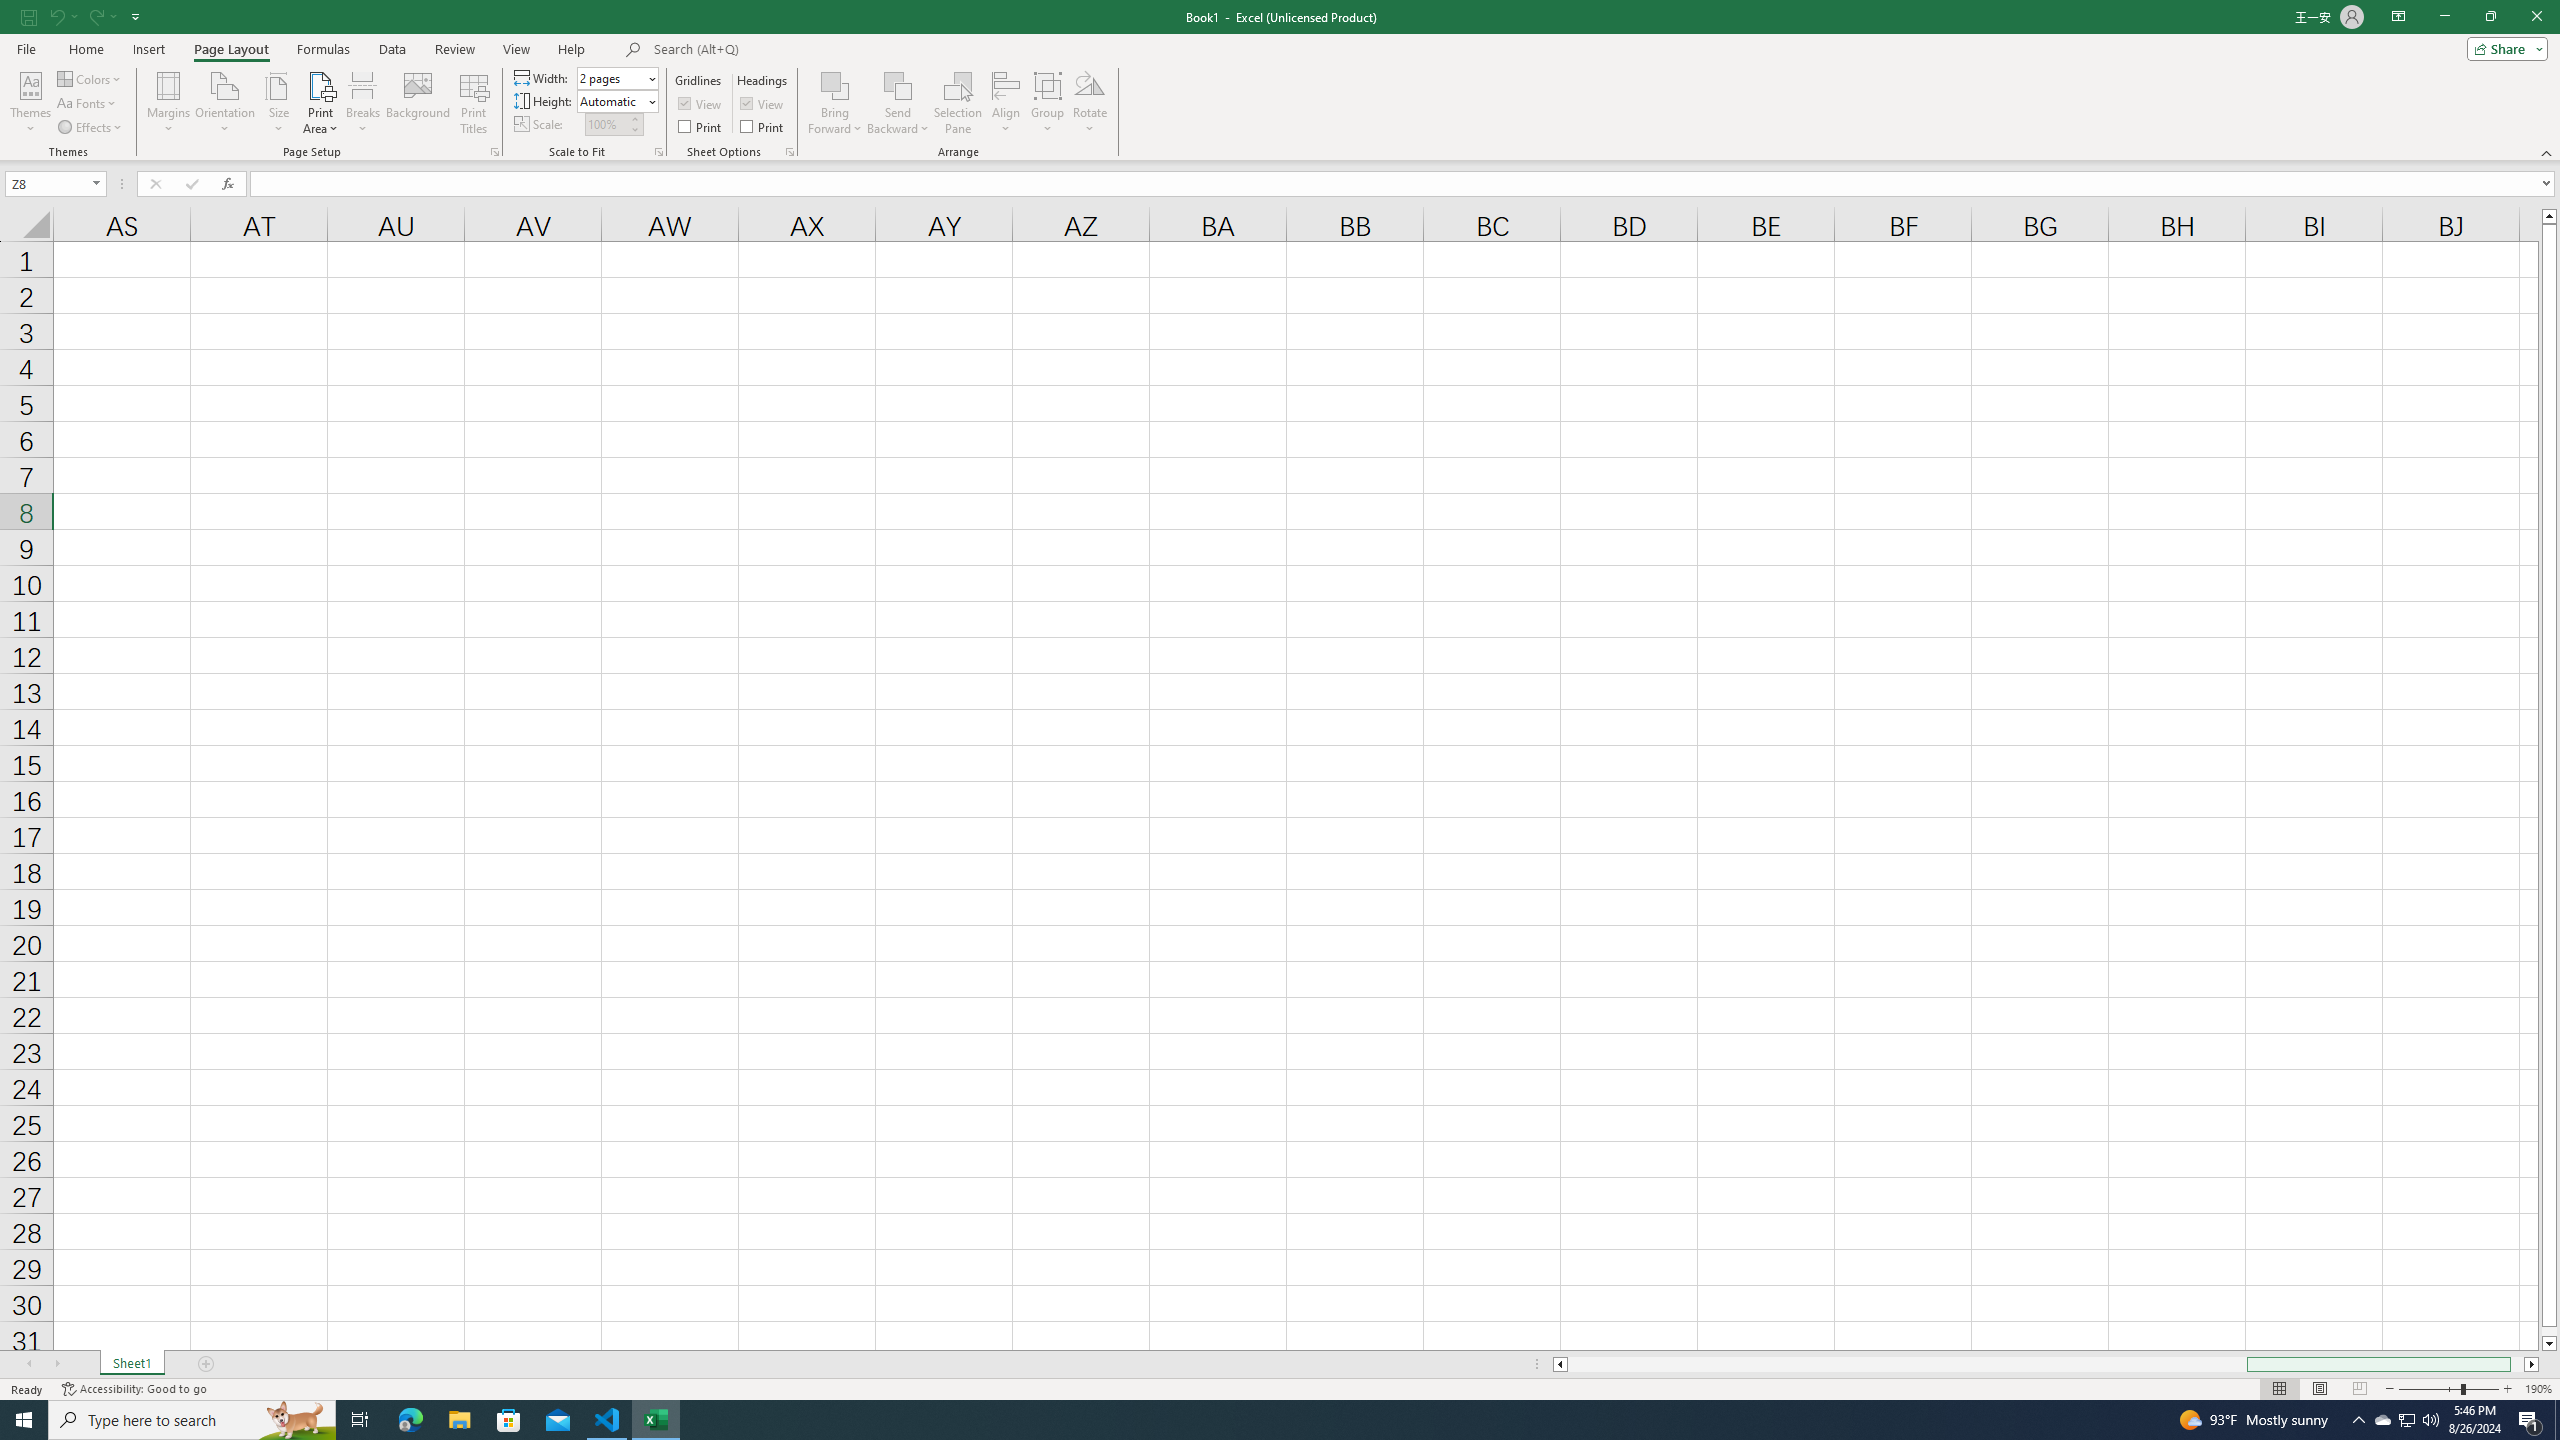 This screenshot has width=2560, height=1440. What do you see at coordinates (135, 15) in the screenshot?
I see `'Customize Quick Access Toolbar'` at bounding box center [135, 15].